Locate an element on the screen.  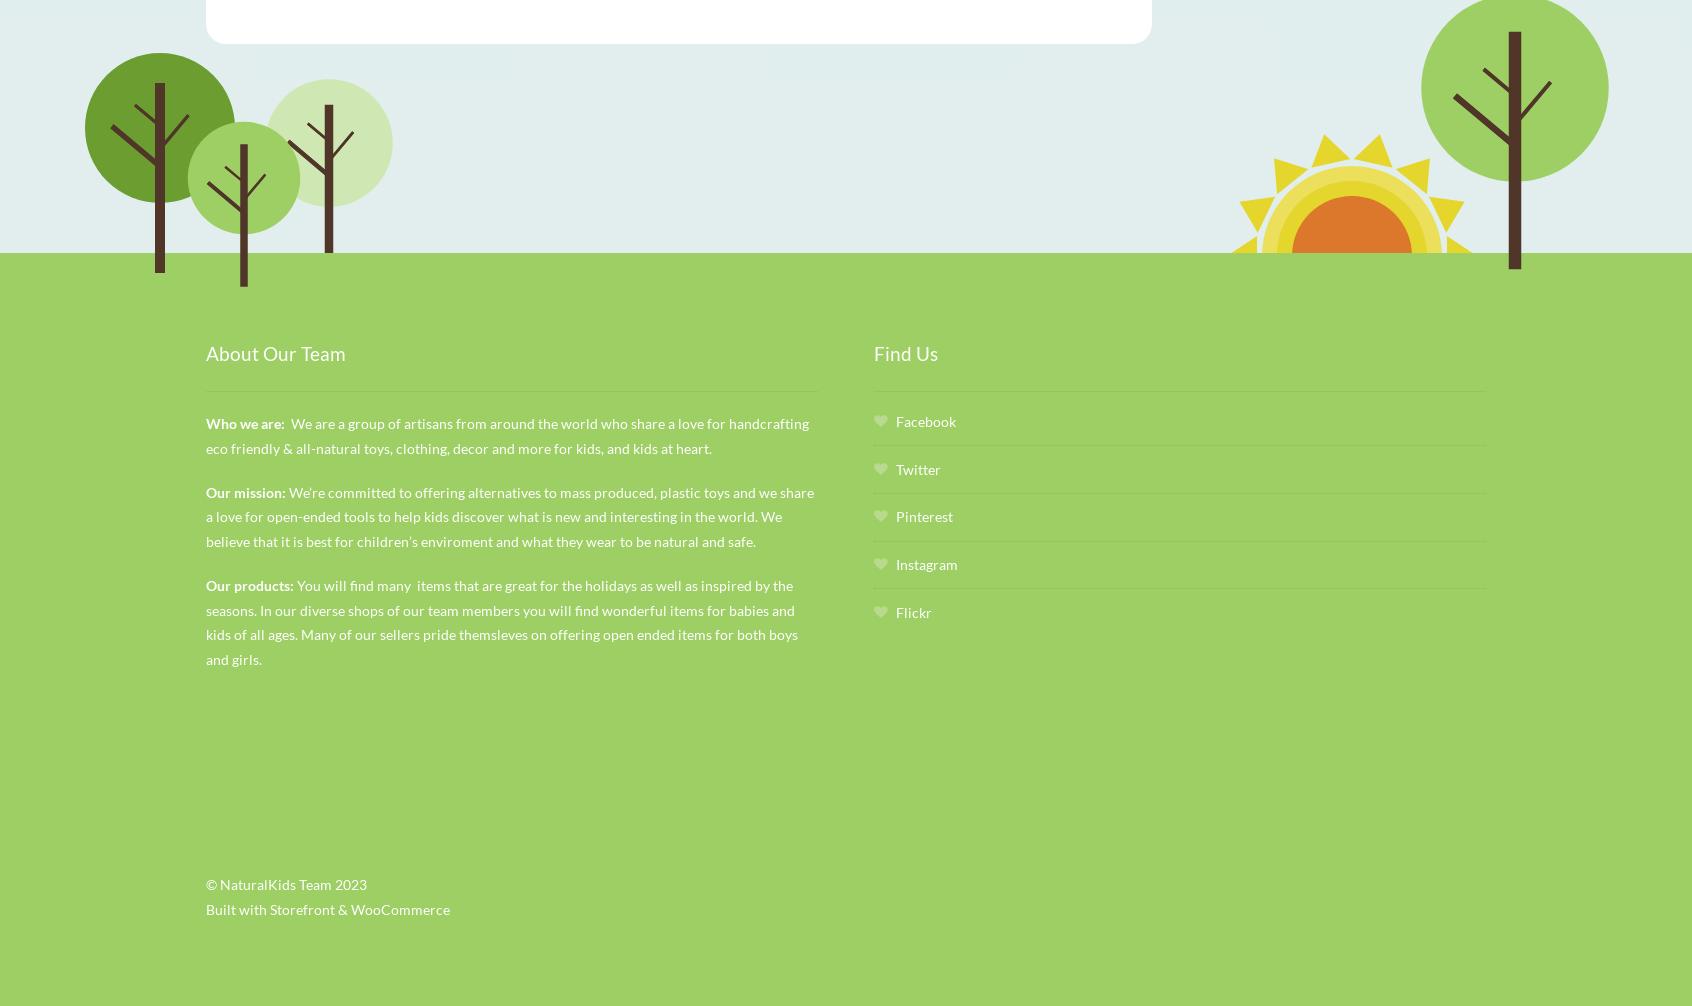
'© NaturalKids Team 2023' is located at coordinates (204, 882).